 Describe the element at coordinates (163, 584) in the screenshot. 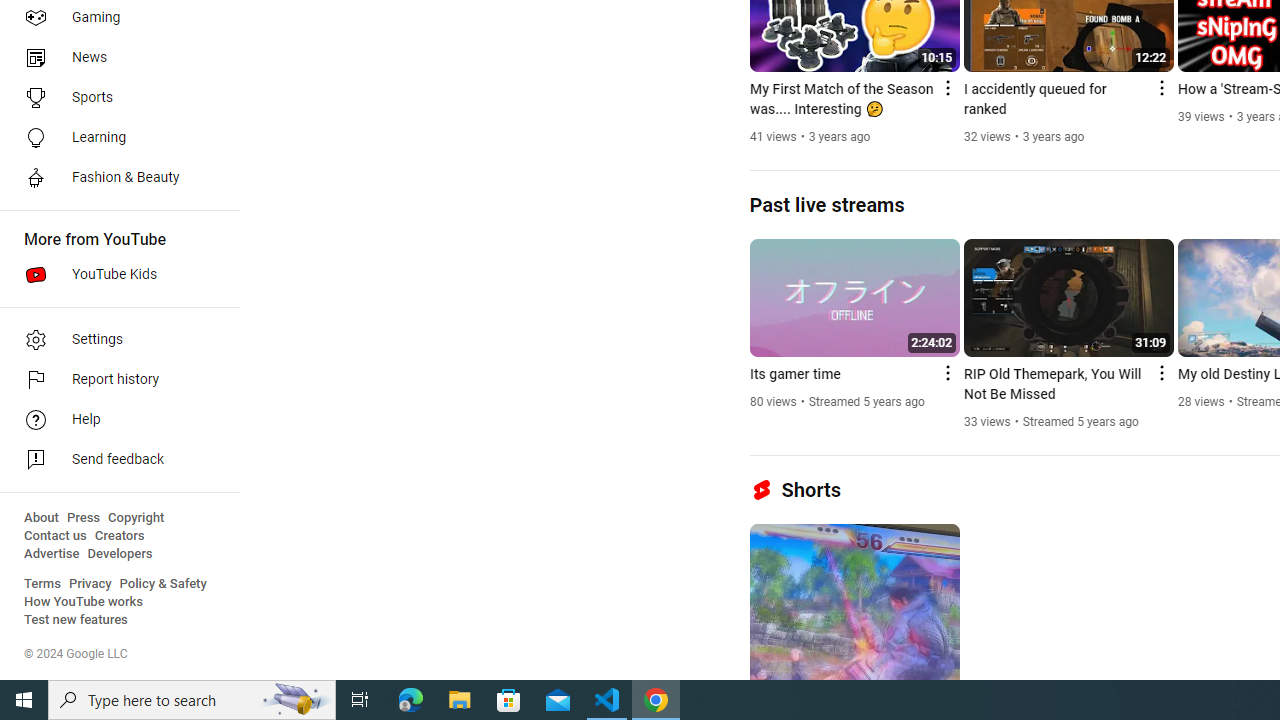

I see `'Policy & Safety'` at that location.